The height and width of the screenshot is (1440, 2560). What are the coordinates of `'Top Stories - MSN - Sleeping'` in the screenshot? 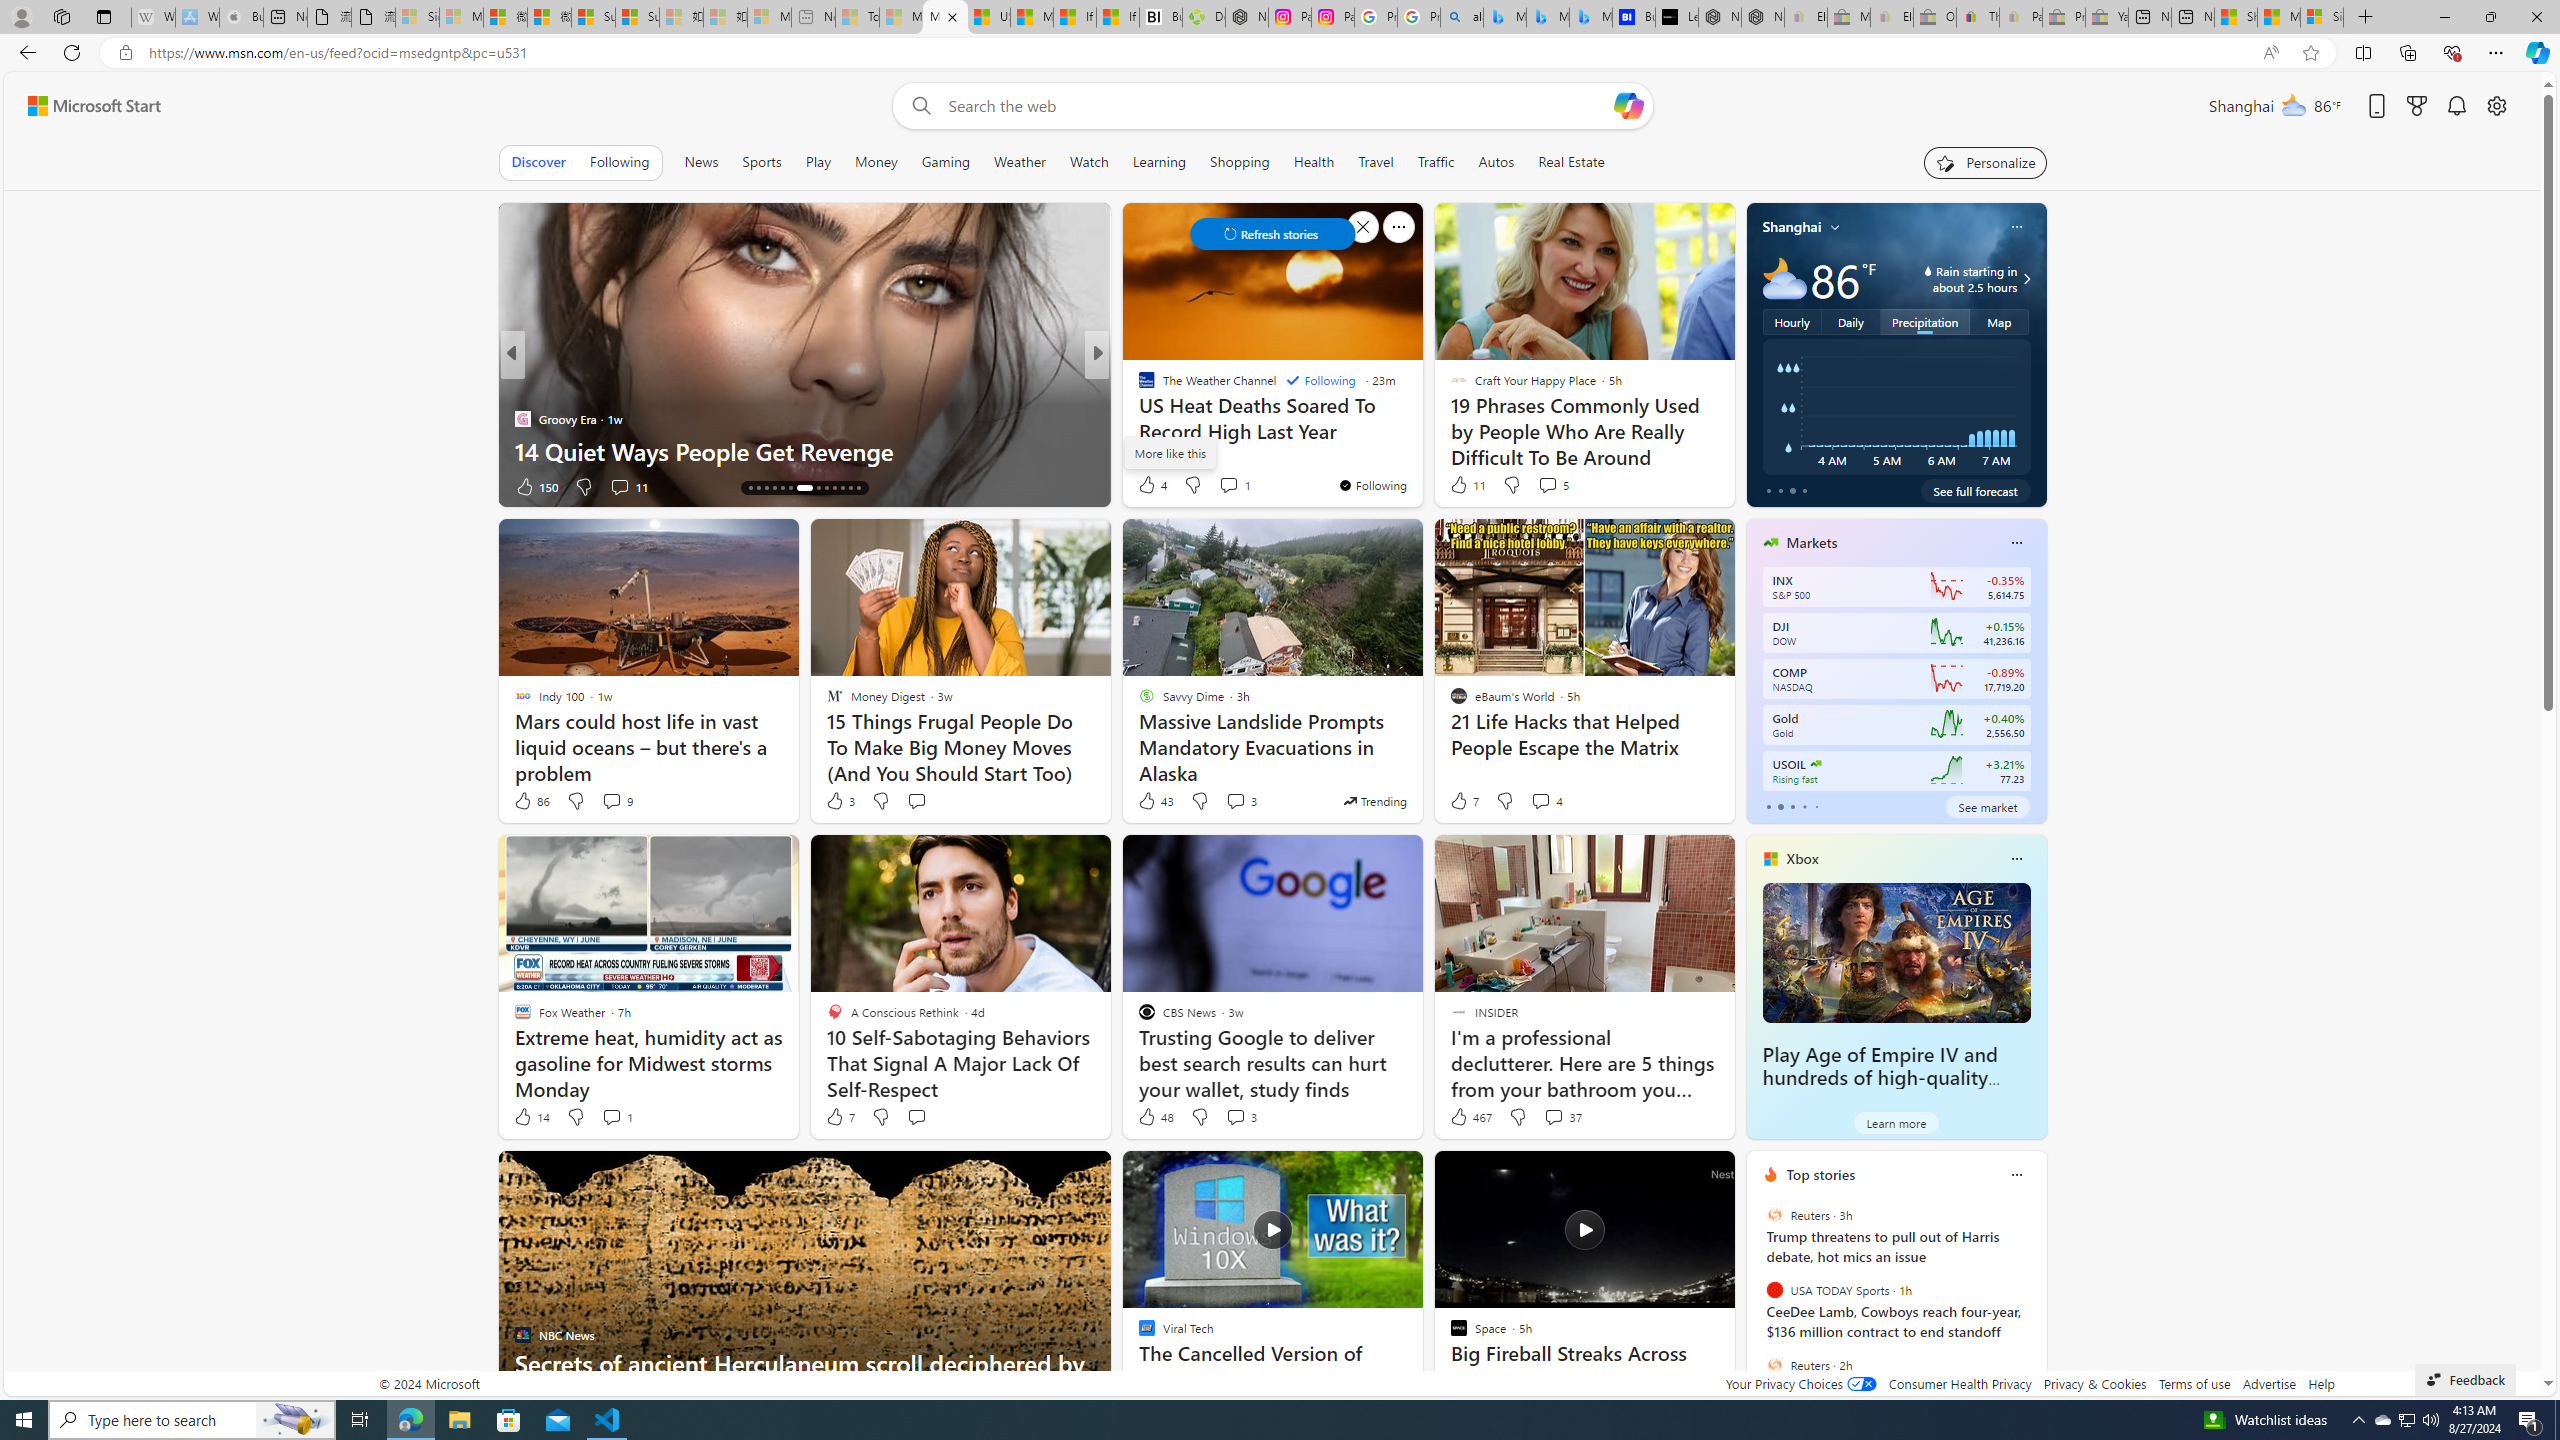 It's located at (856, 16).